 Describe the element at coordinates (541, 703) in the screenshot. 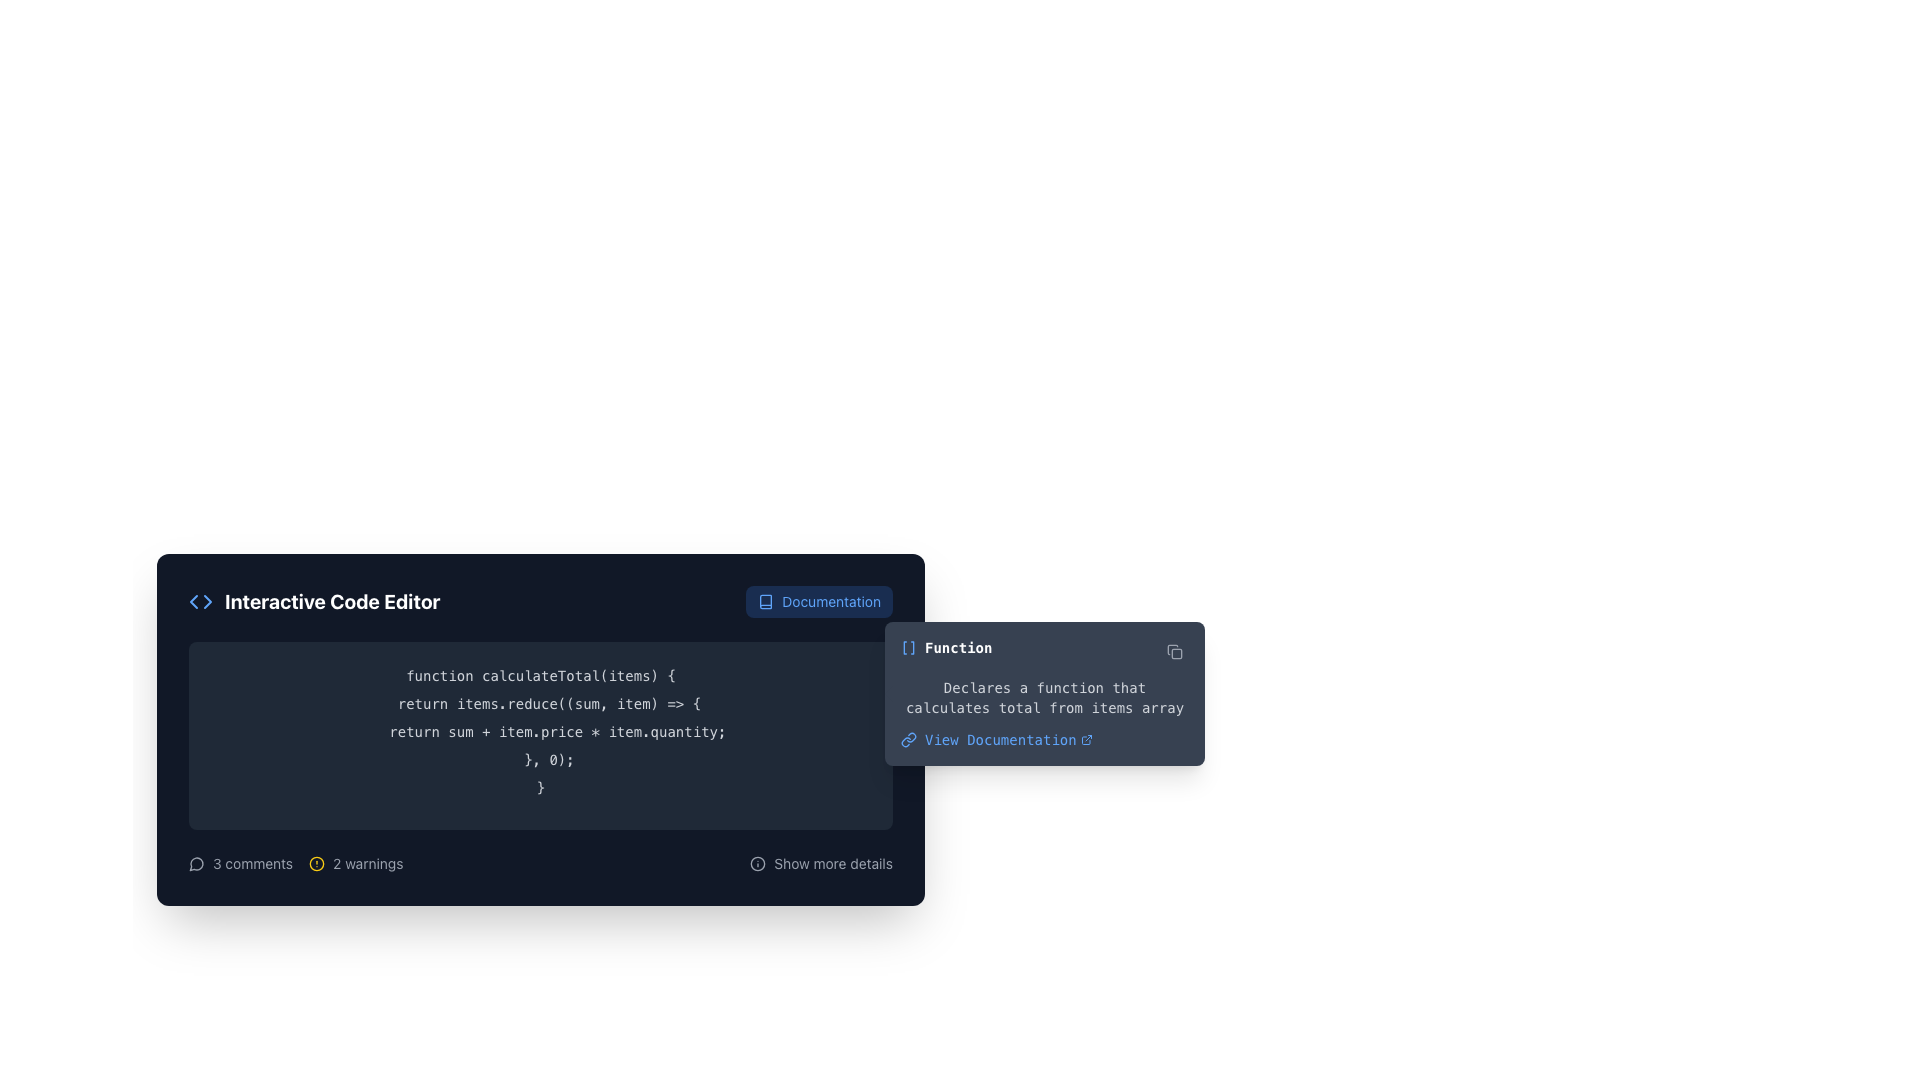

I see `the code snippet` at that location.